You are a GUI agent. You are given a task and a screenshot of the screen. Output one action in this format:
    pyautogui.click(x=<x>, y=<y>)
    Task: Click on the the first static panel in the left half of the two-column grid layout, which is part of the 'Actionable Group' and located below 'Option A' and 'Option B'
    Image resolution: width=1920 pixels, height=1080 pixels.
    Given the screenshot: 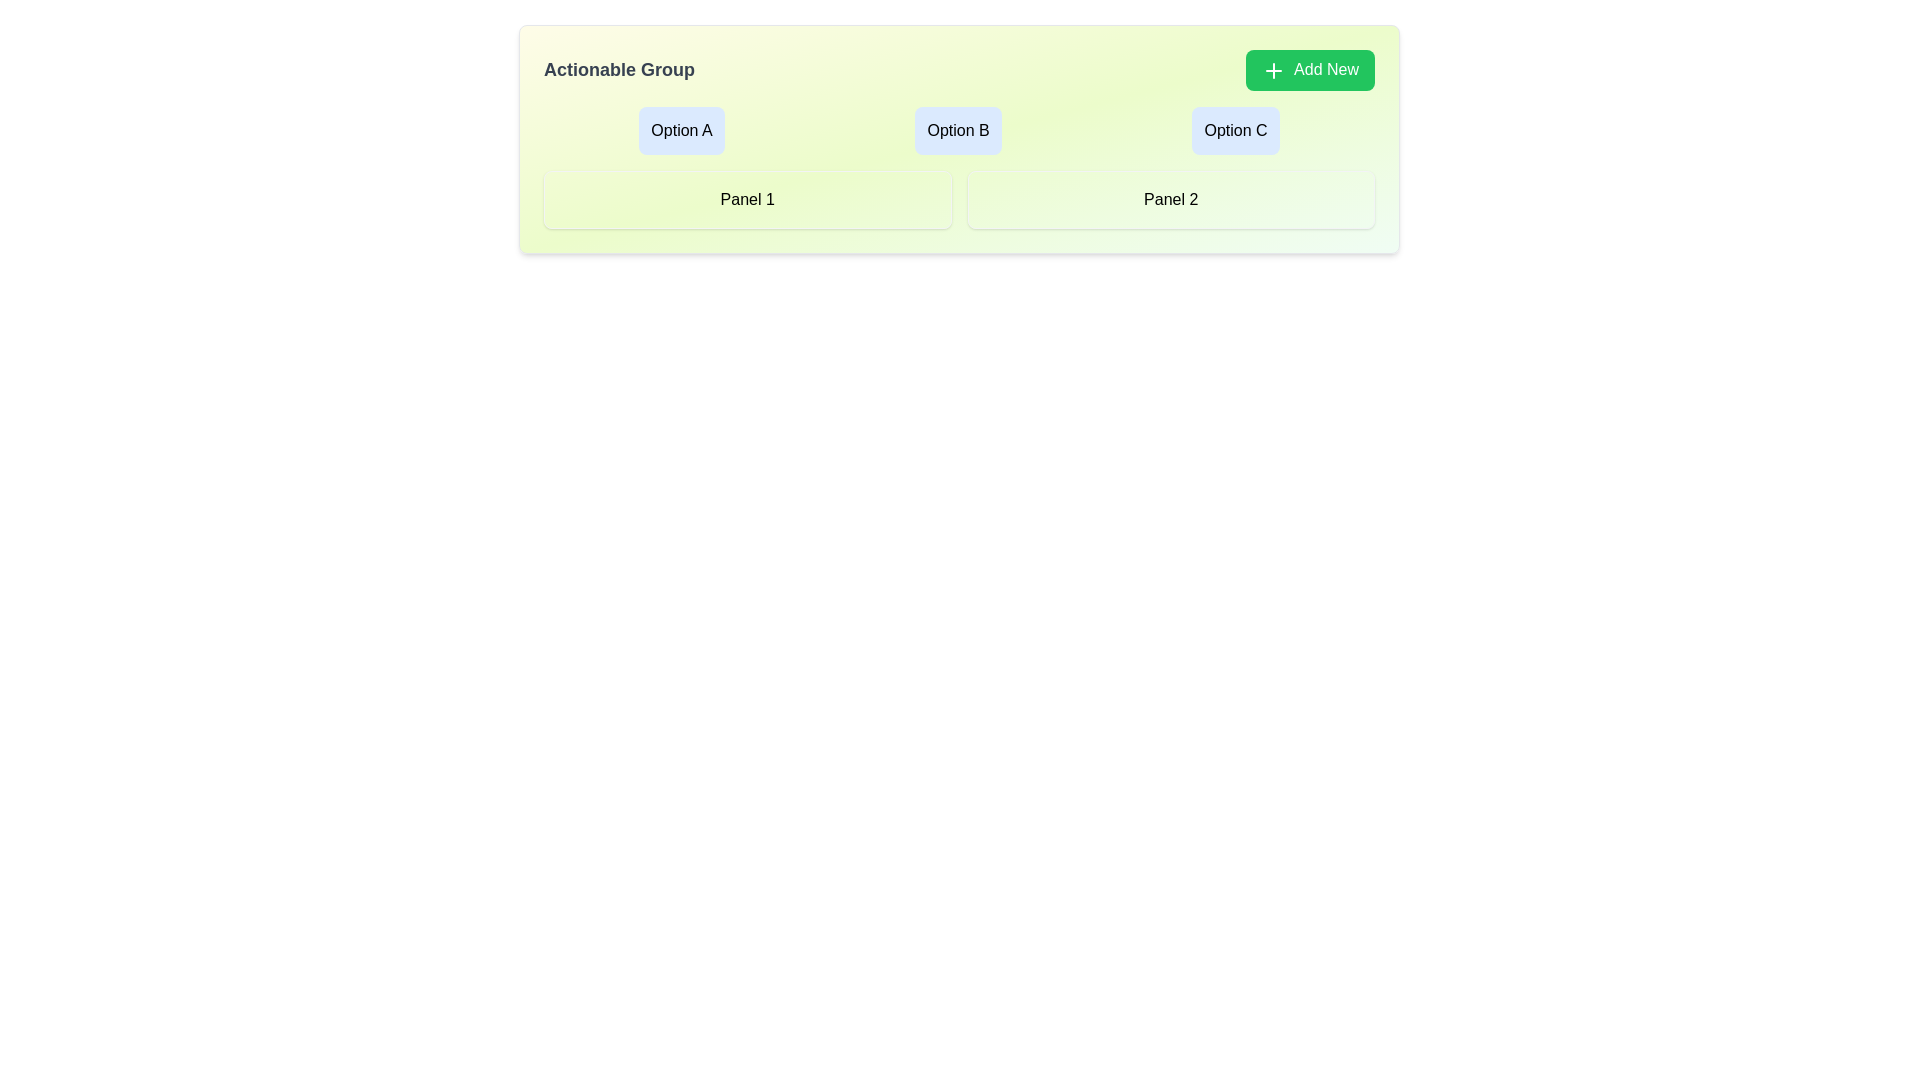 What is the action you would take?
    pyautogui.click(x=746, y=199)
    